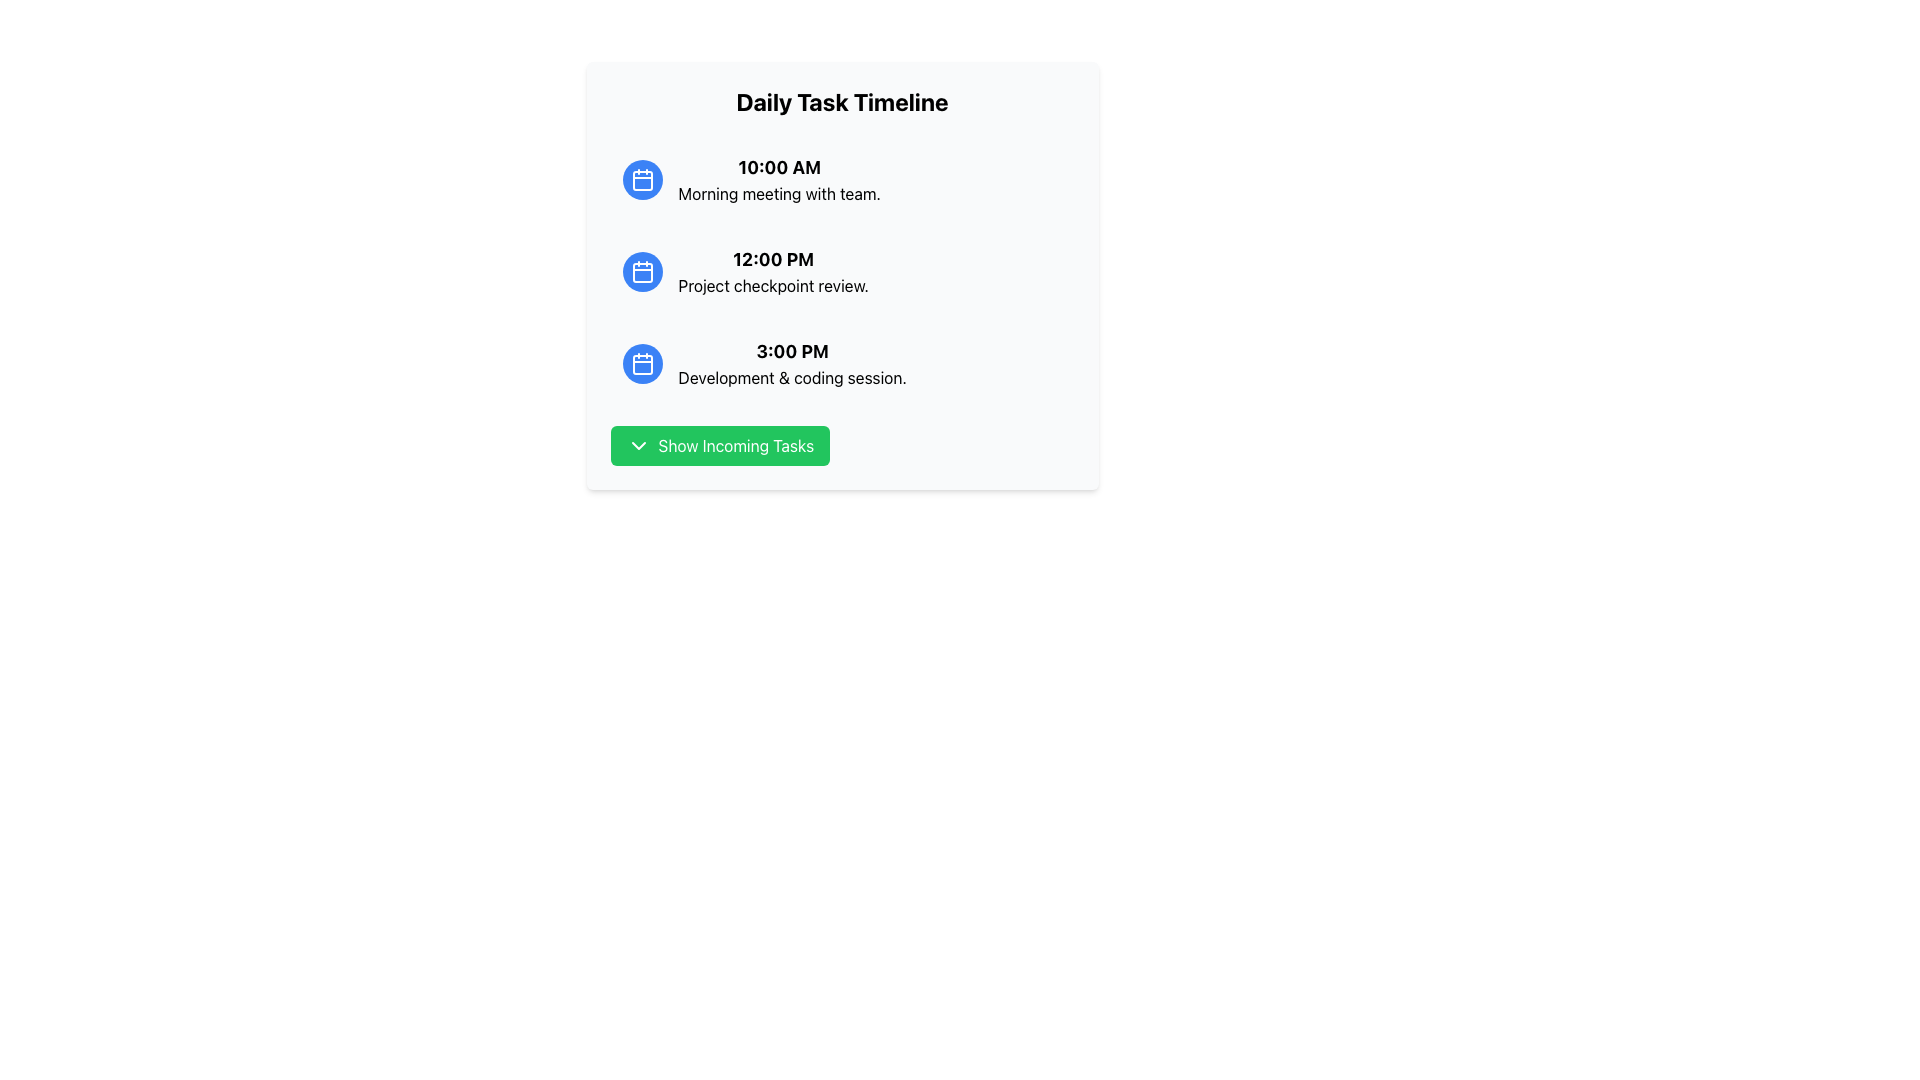 The height and width of the screenshot is (1080, 1920). I want to click on time information displayed in the text label showing '12:00 PM', which is located between '10:00 AM' and '3:00 PM' in the task list, so click(772, 258).